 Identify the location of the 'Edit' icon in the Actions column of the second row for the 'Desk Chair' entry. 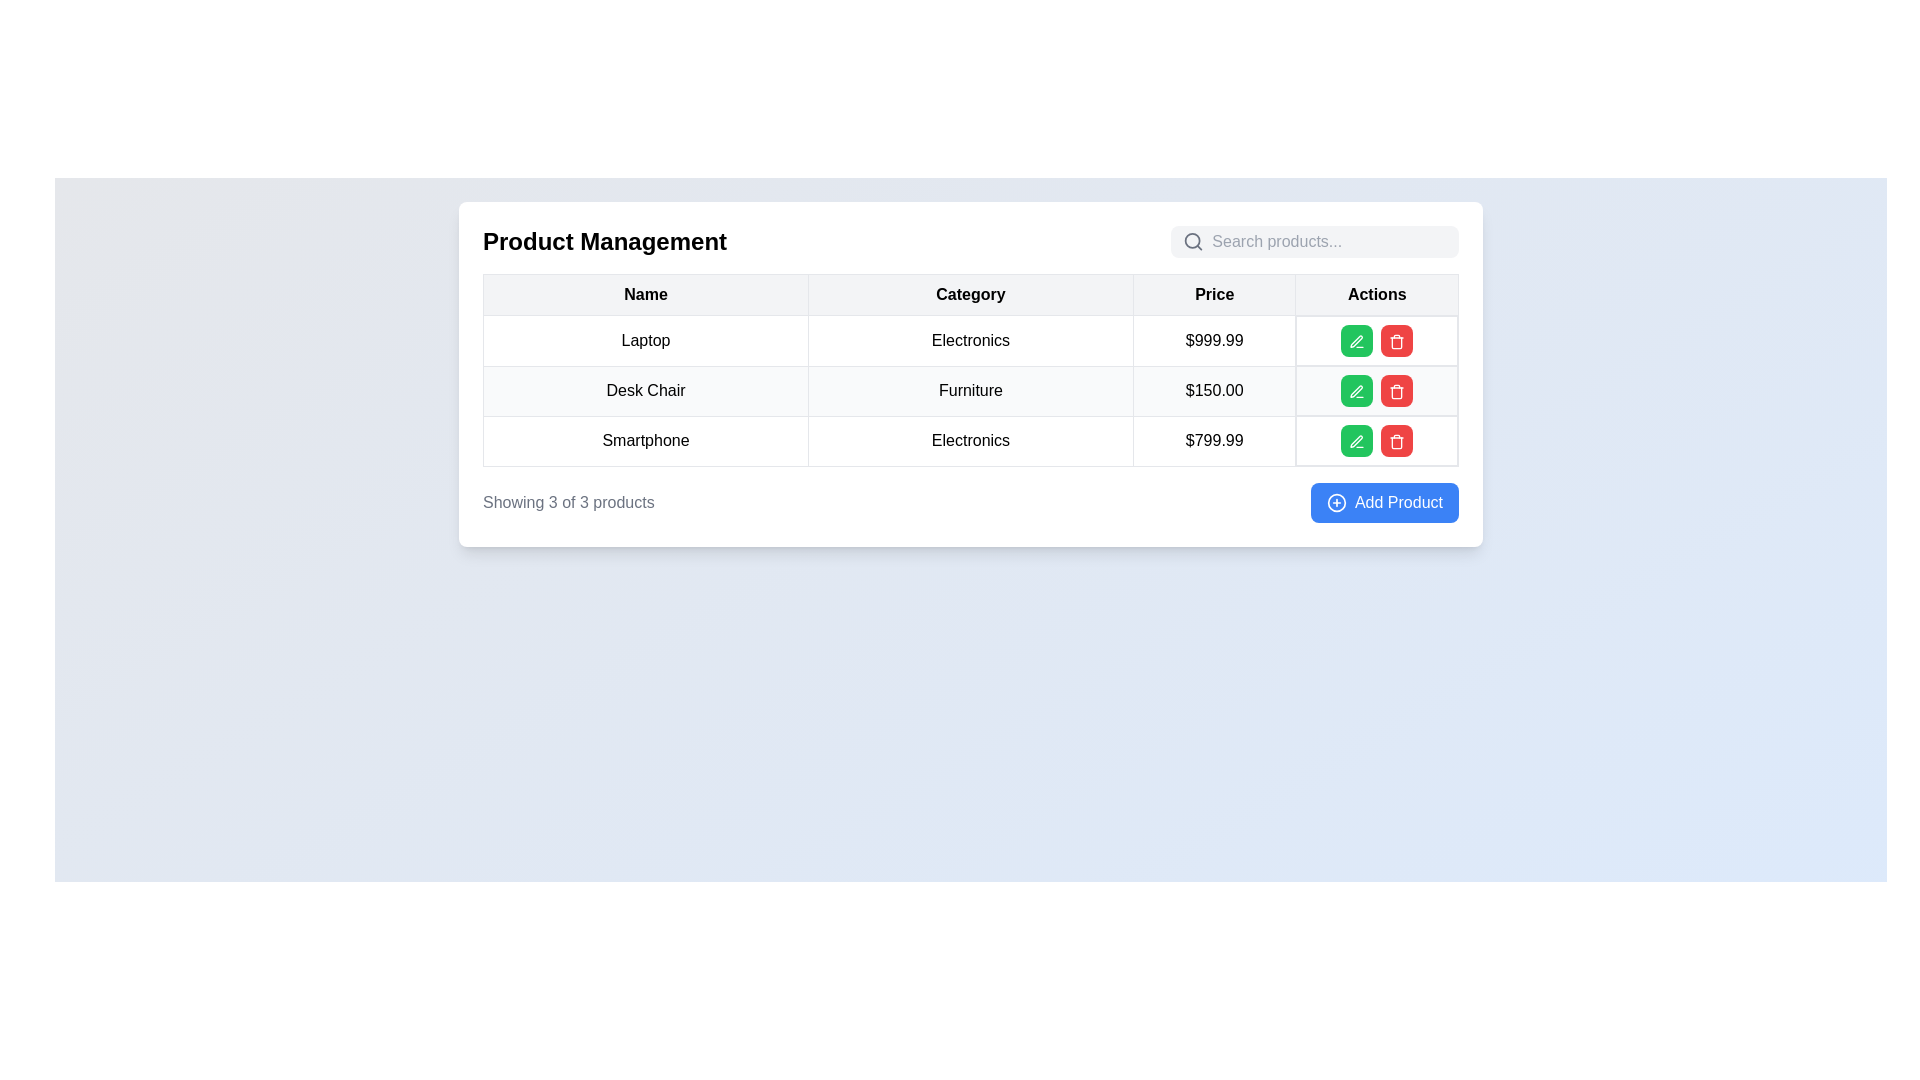
(1356, 340).